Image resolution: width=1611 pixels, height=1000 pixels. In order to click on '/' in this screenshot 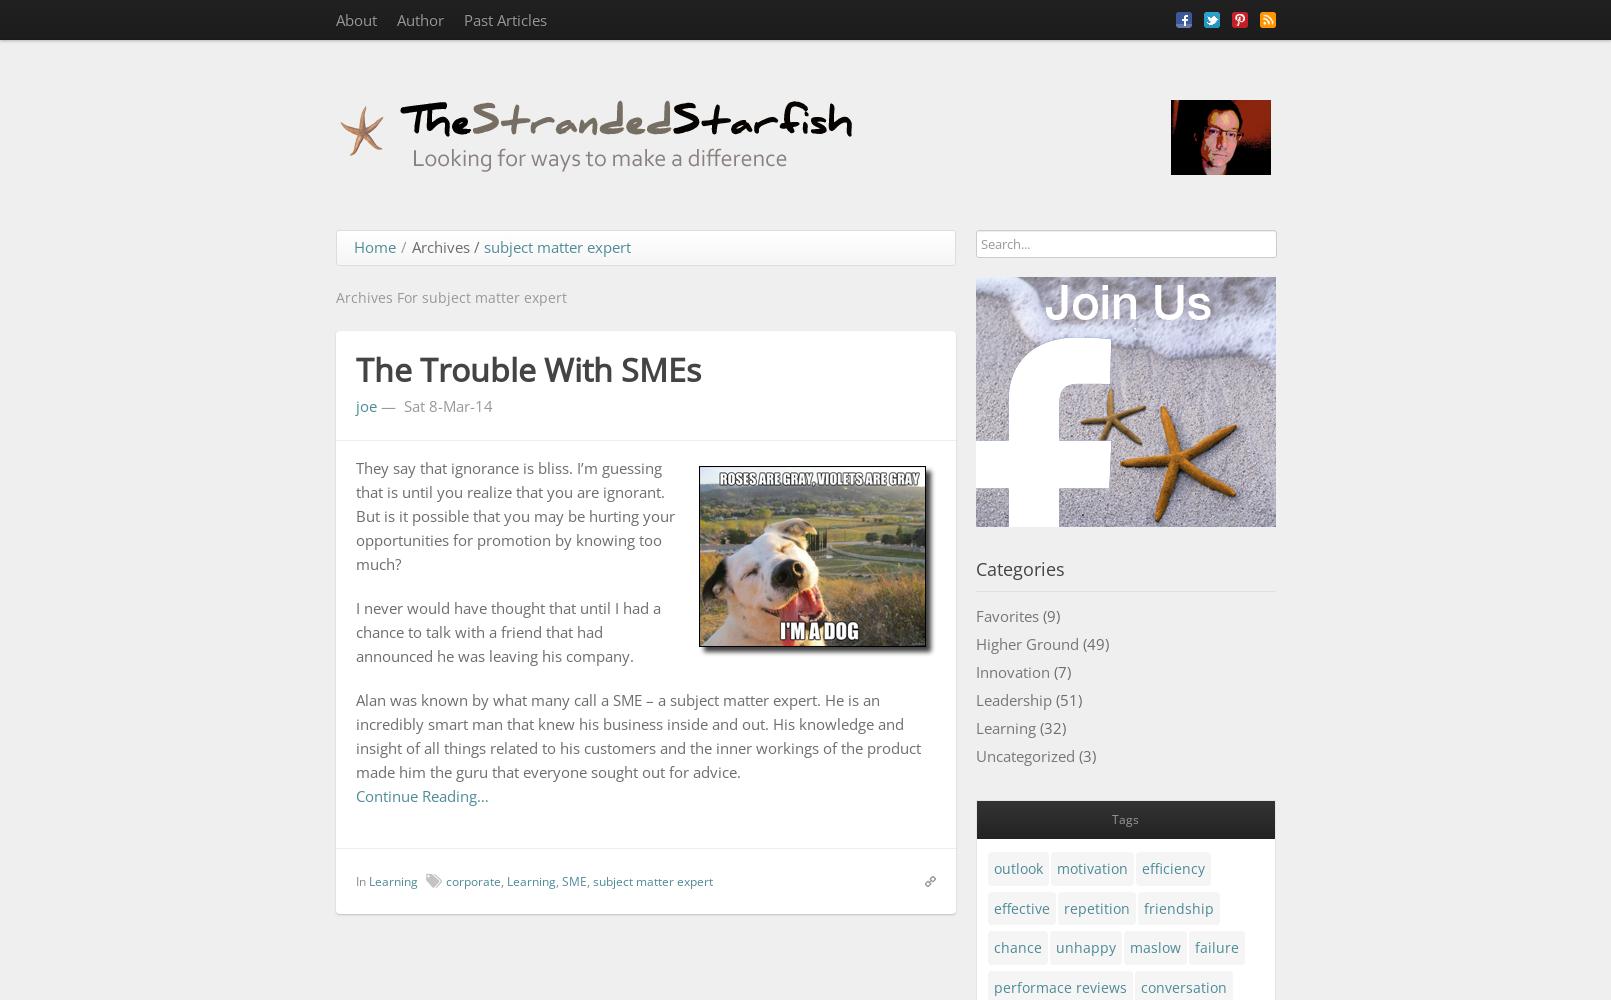, I will do `click(403, 246)`.